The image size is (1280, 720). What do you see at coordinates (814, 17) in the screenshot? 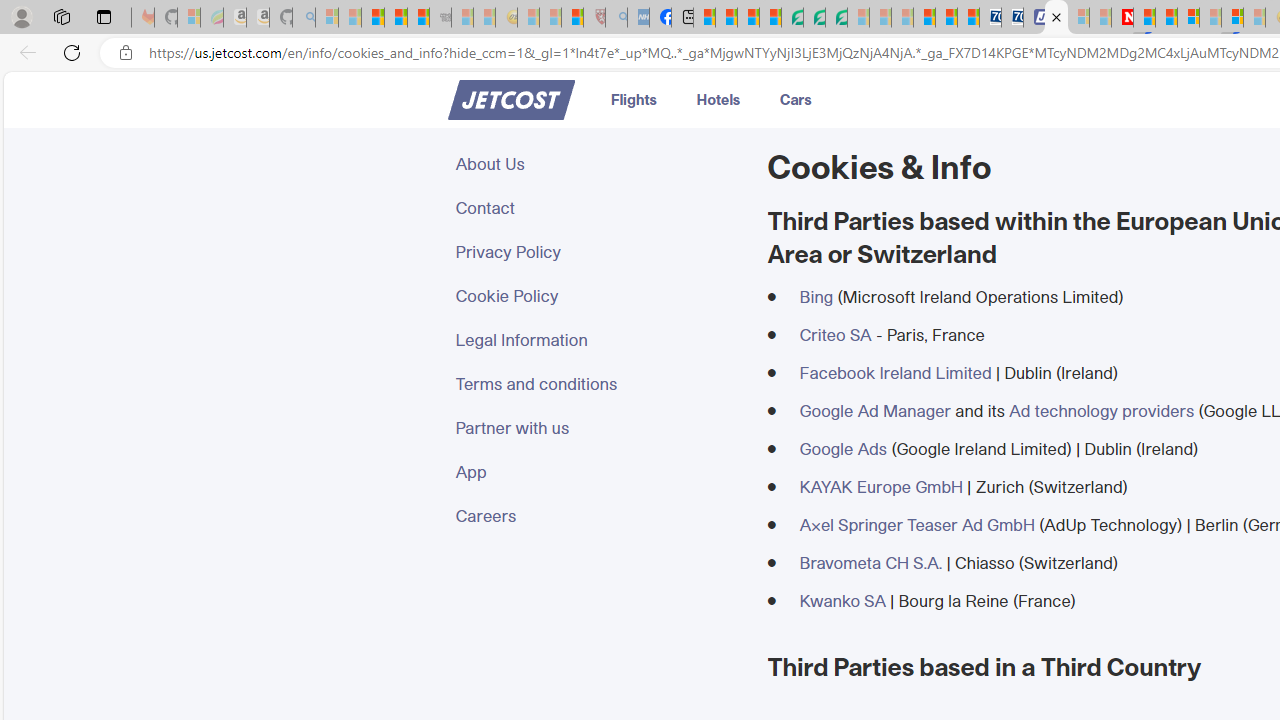
I see `'Terms of Use Agreement'` at bounding box center [814, 17].